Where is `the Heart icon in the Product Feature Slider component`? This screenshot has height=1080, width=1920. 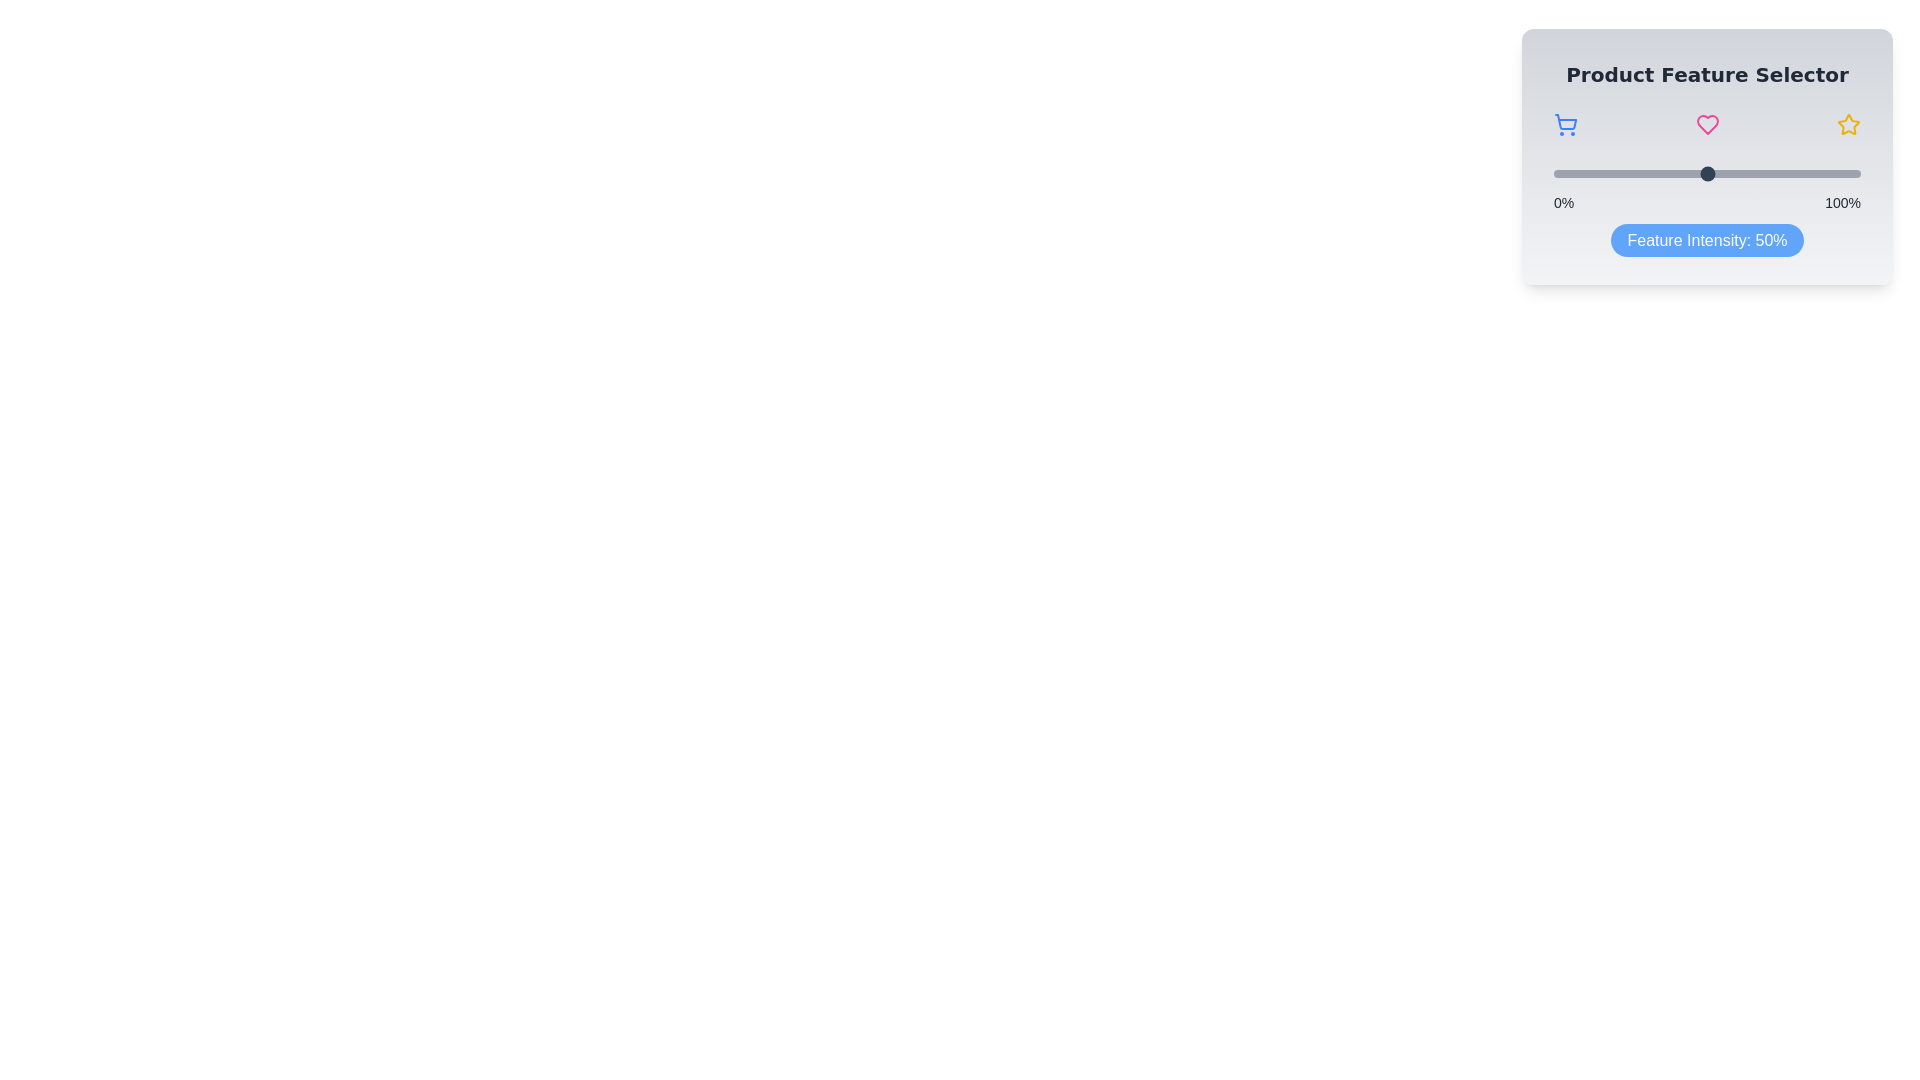 the Heart icon in the Product Feature Slider component is located at coordinates (1706, 124).